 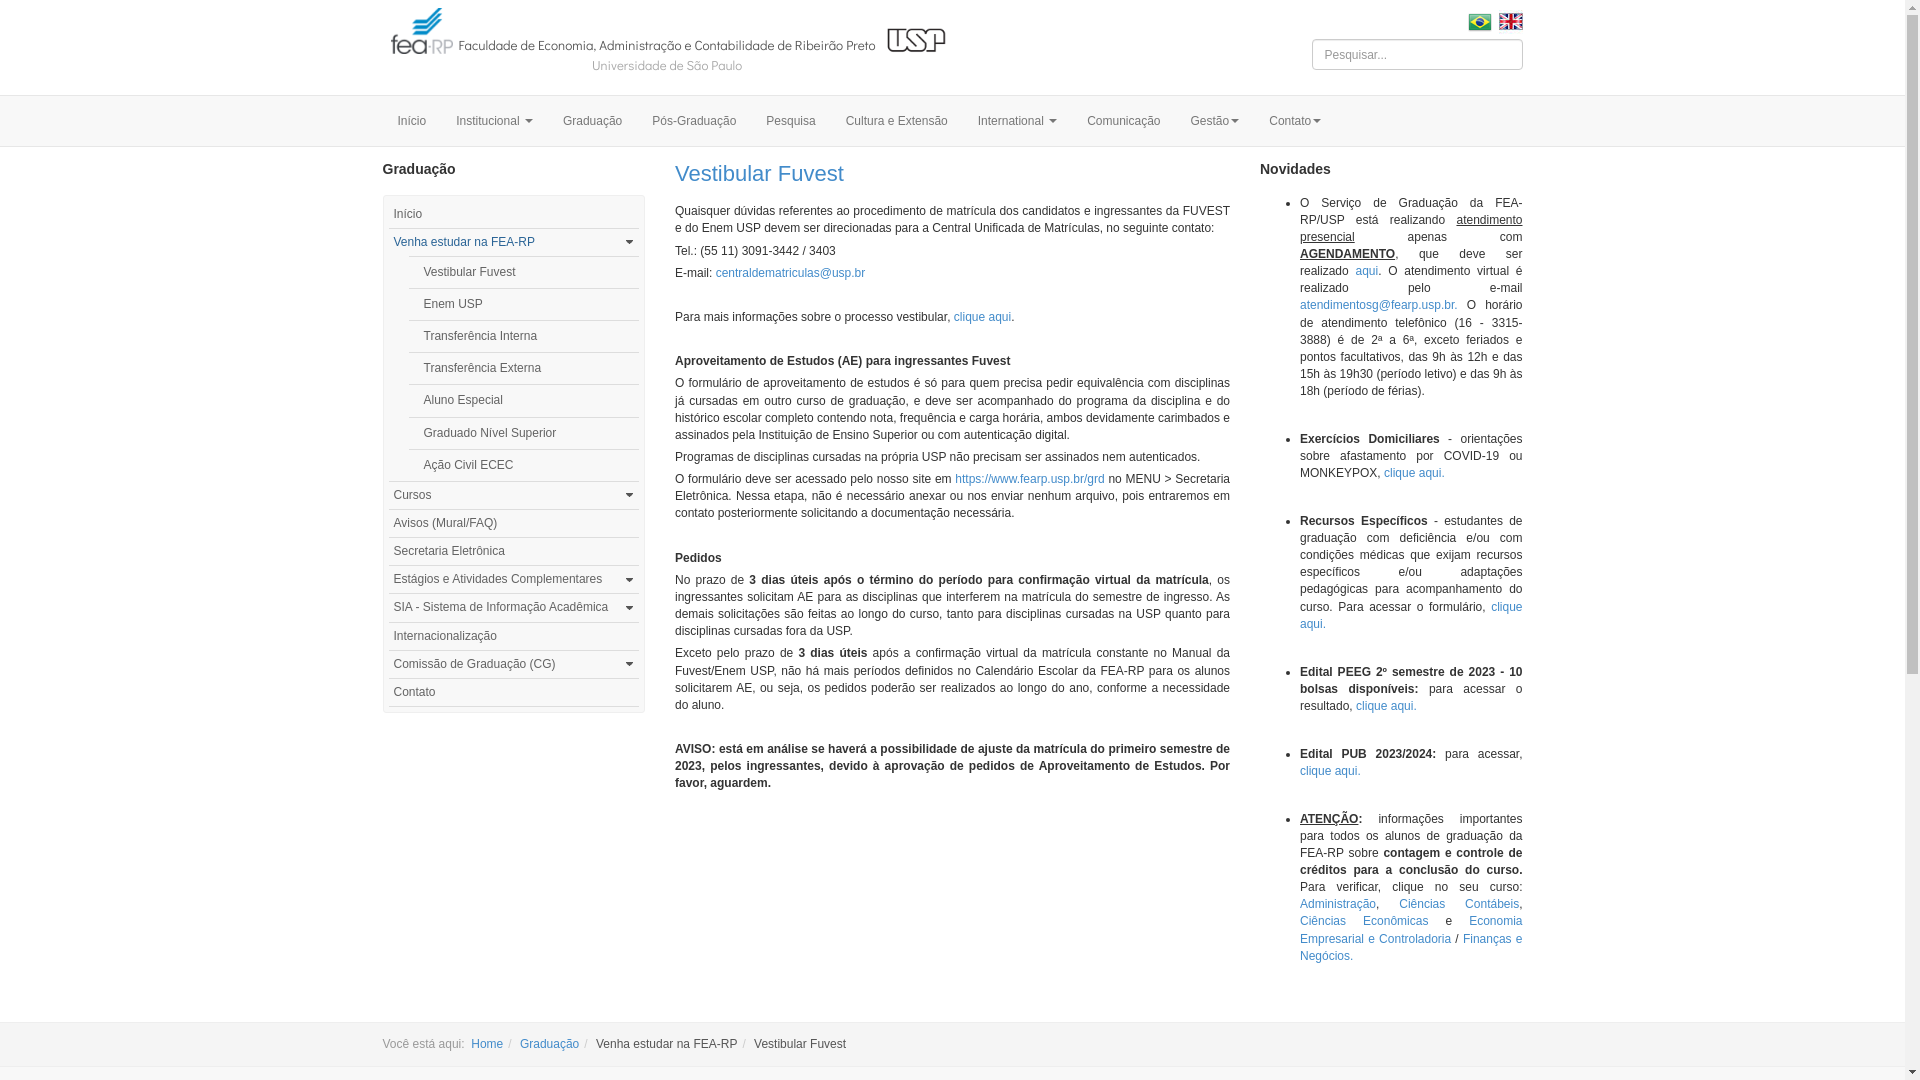 What do you see at coordinates (523, 304) in the screenshot?
I see `'Enem USP'` at bounding box center [523, 304].